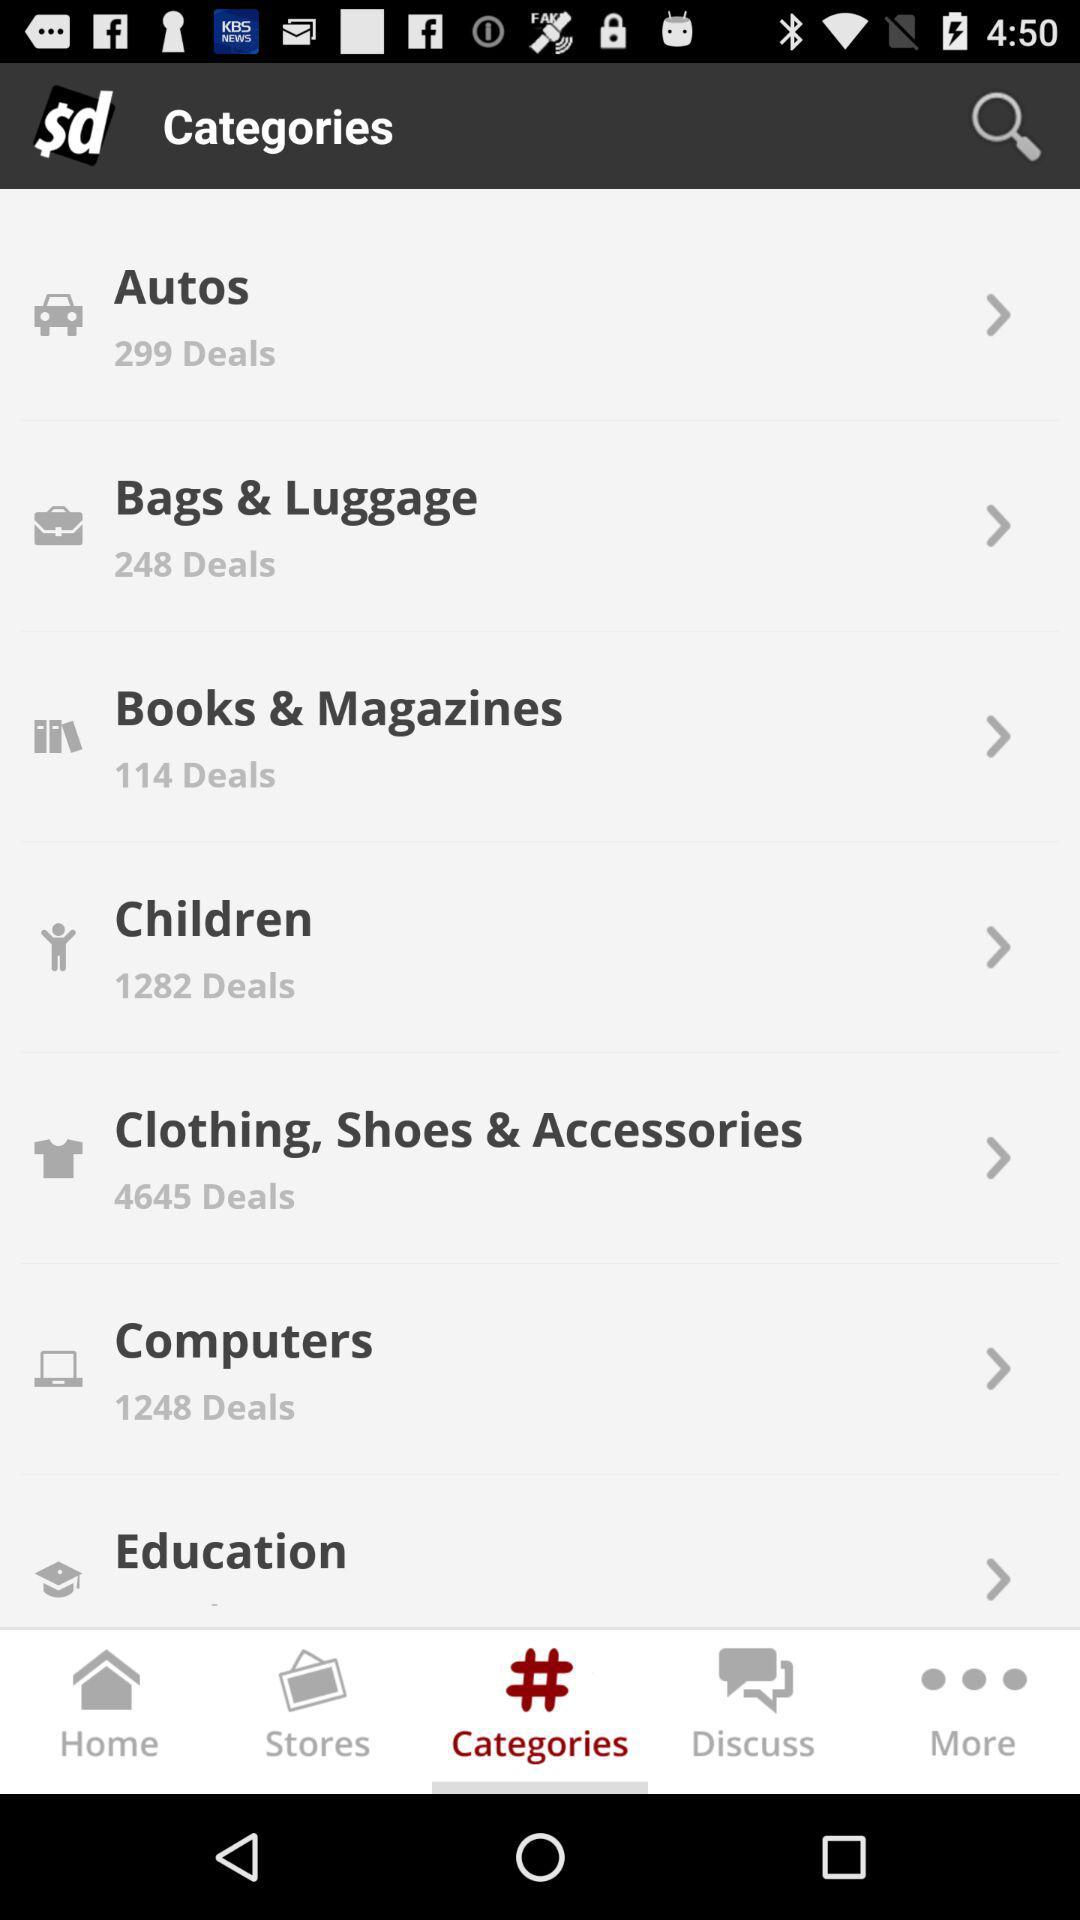  What do you see at coordinates (323, 1715) in the screenshot?
I see `open stores` at bounding box center [323, 1715].